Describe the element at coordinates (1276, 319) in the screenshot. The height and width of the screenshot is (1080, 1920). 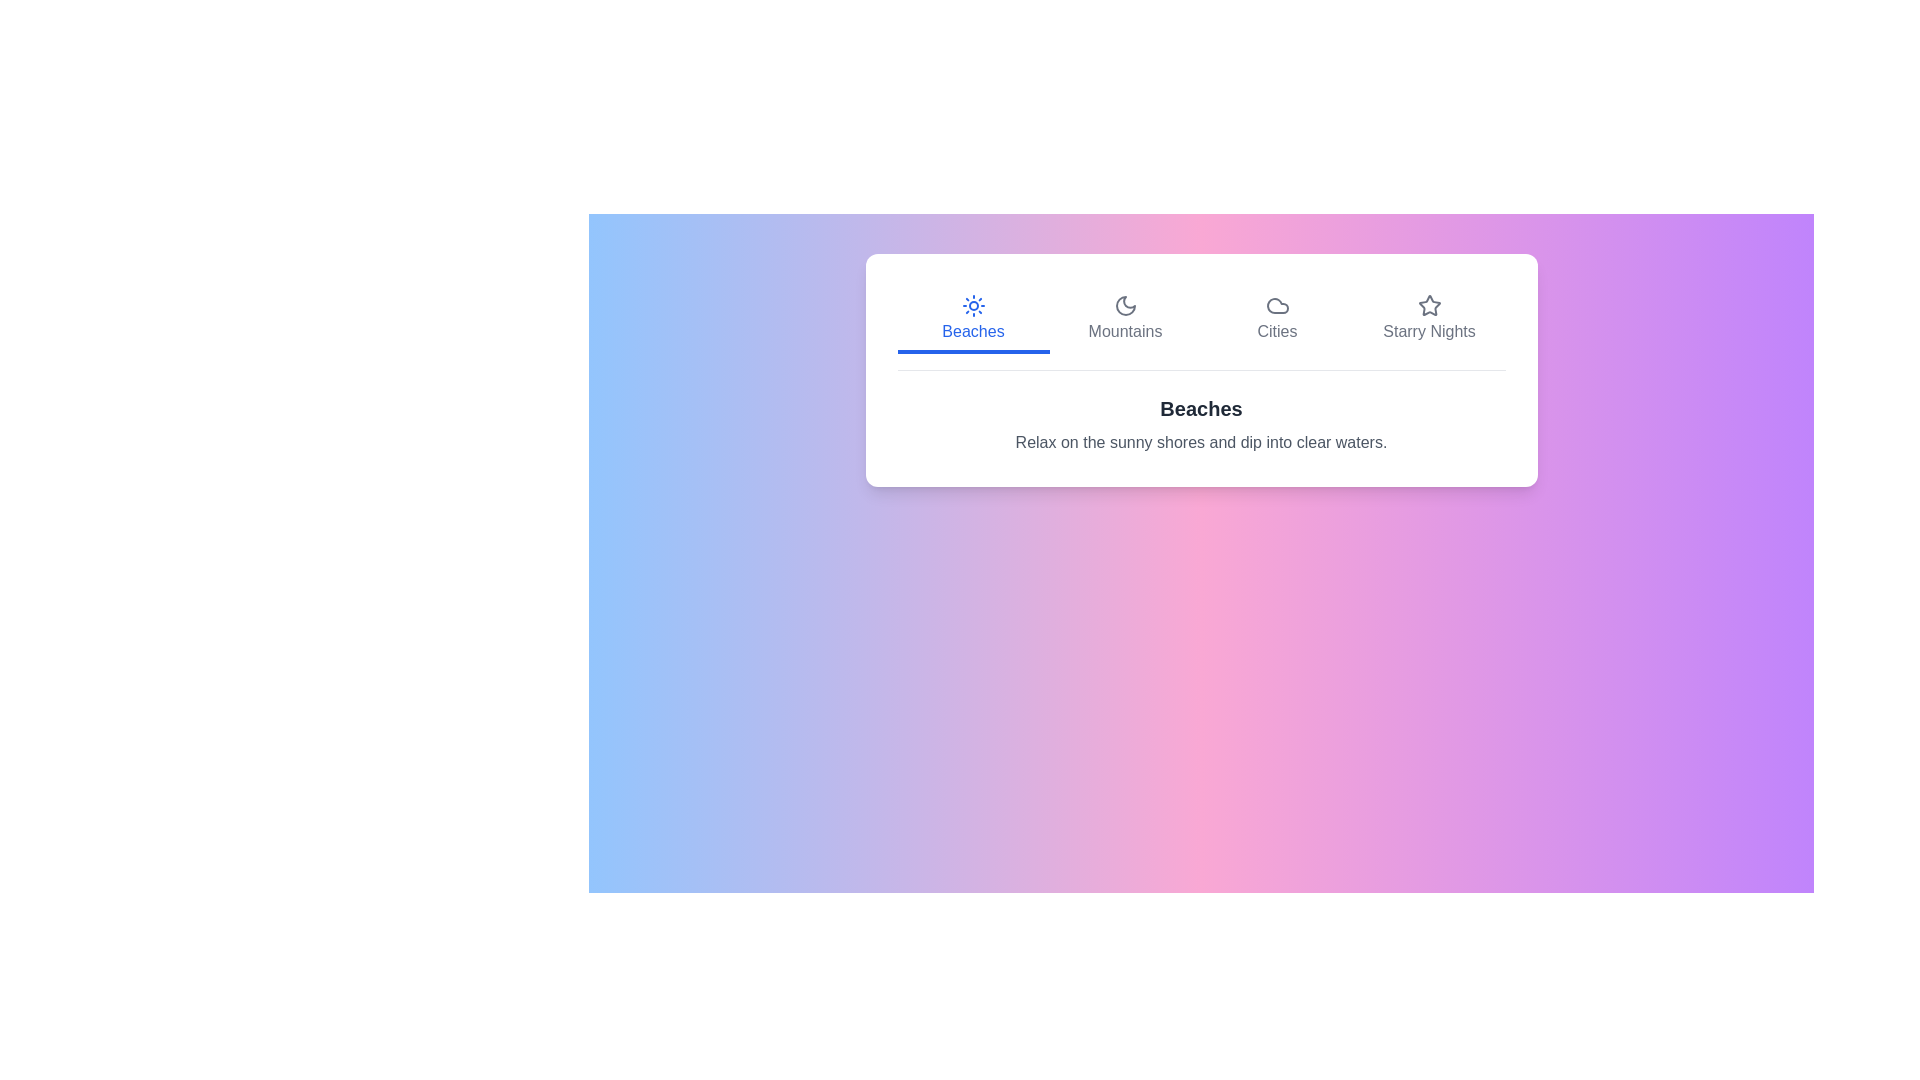
I see `the Cities button to preview its hover effect` at that location.